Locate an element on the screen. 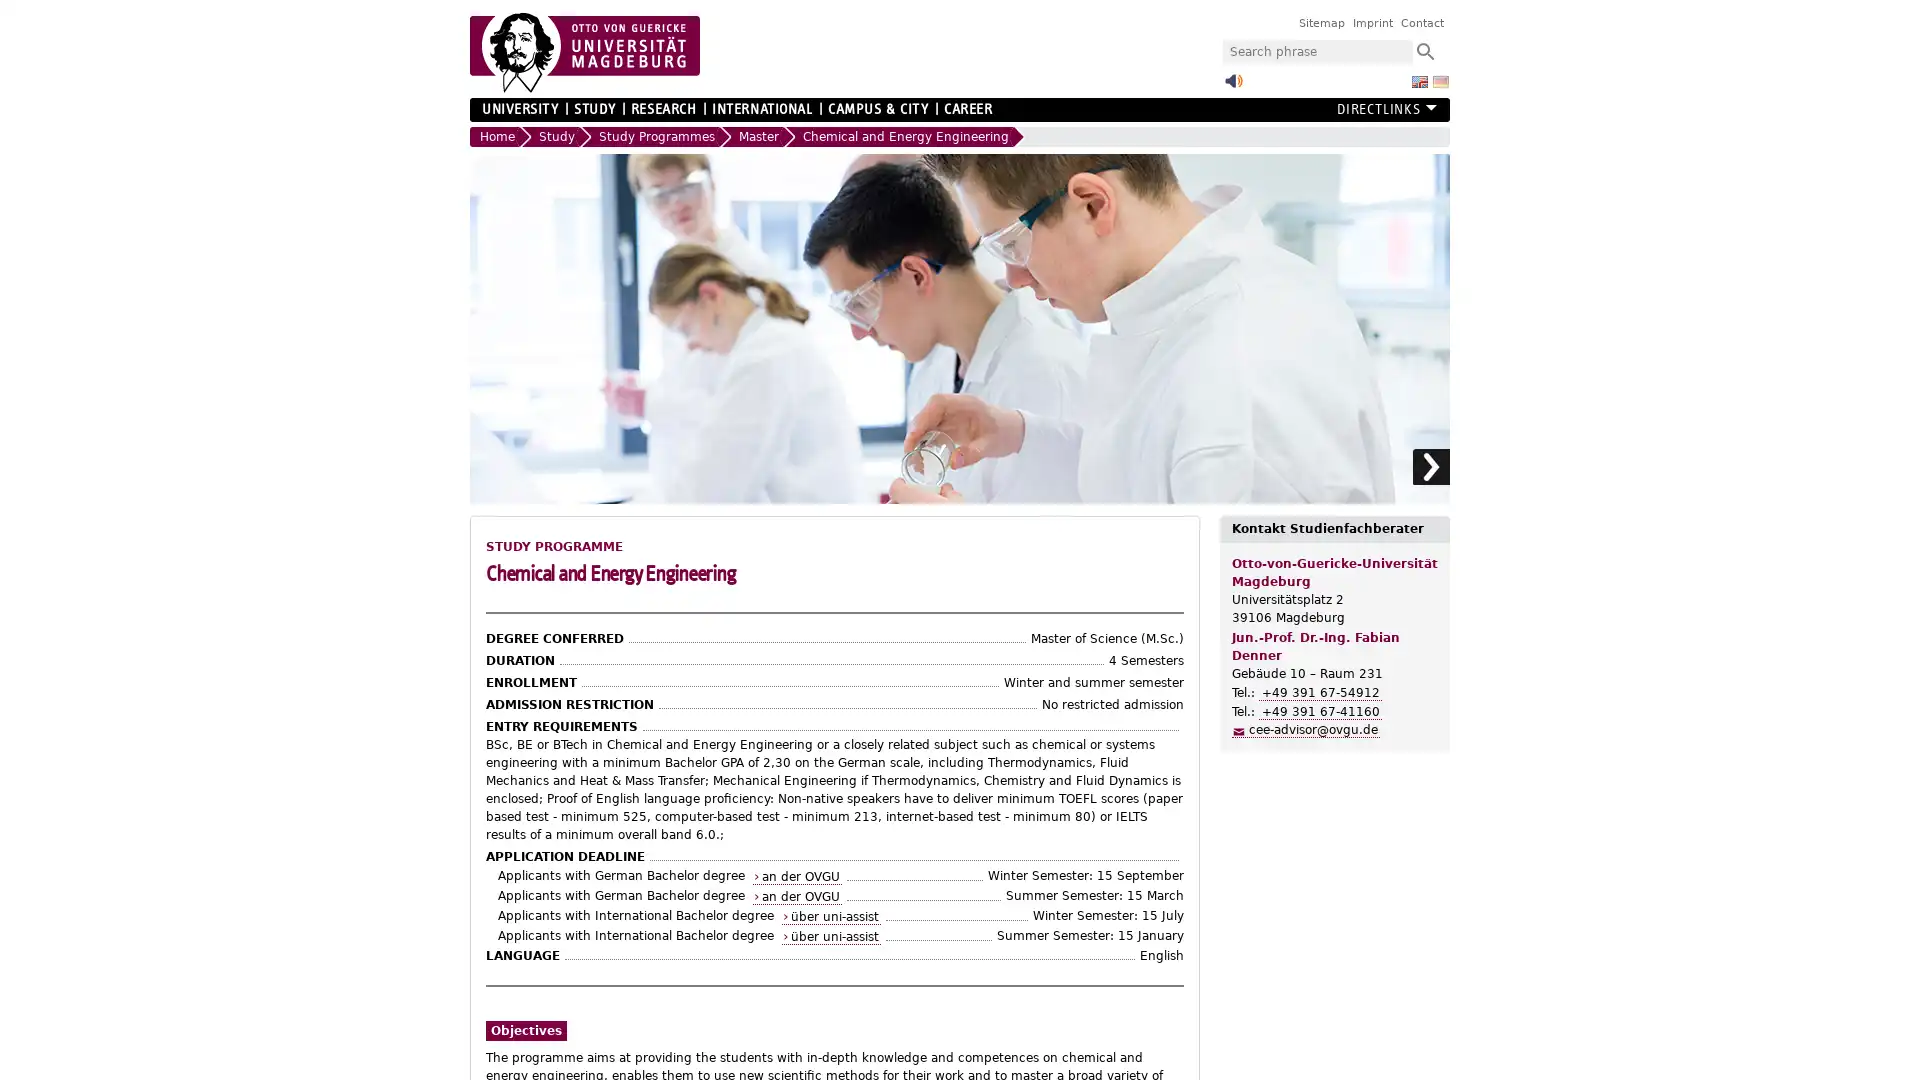 This screenshot has height=1080, width=1920. Absenden is located at coordinates (1424, 50).